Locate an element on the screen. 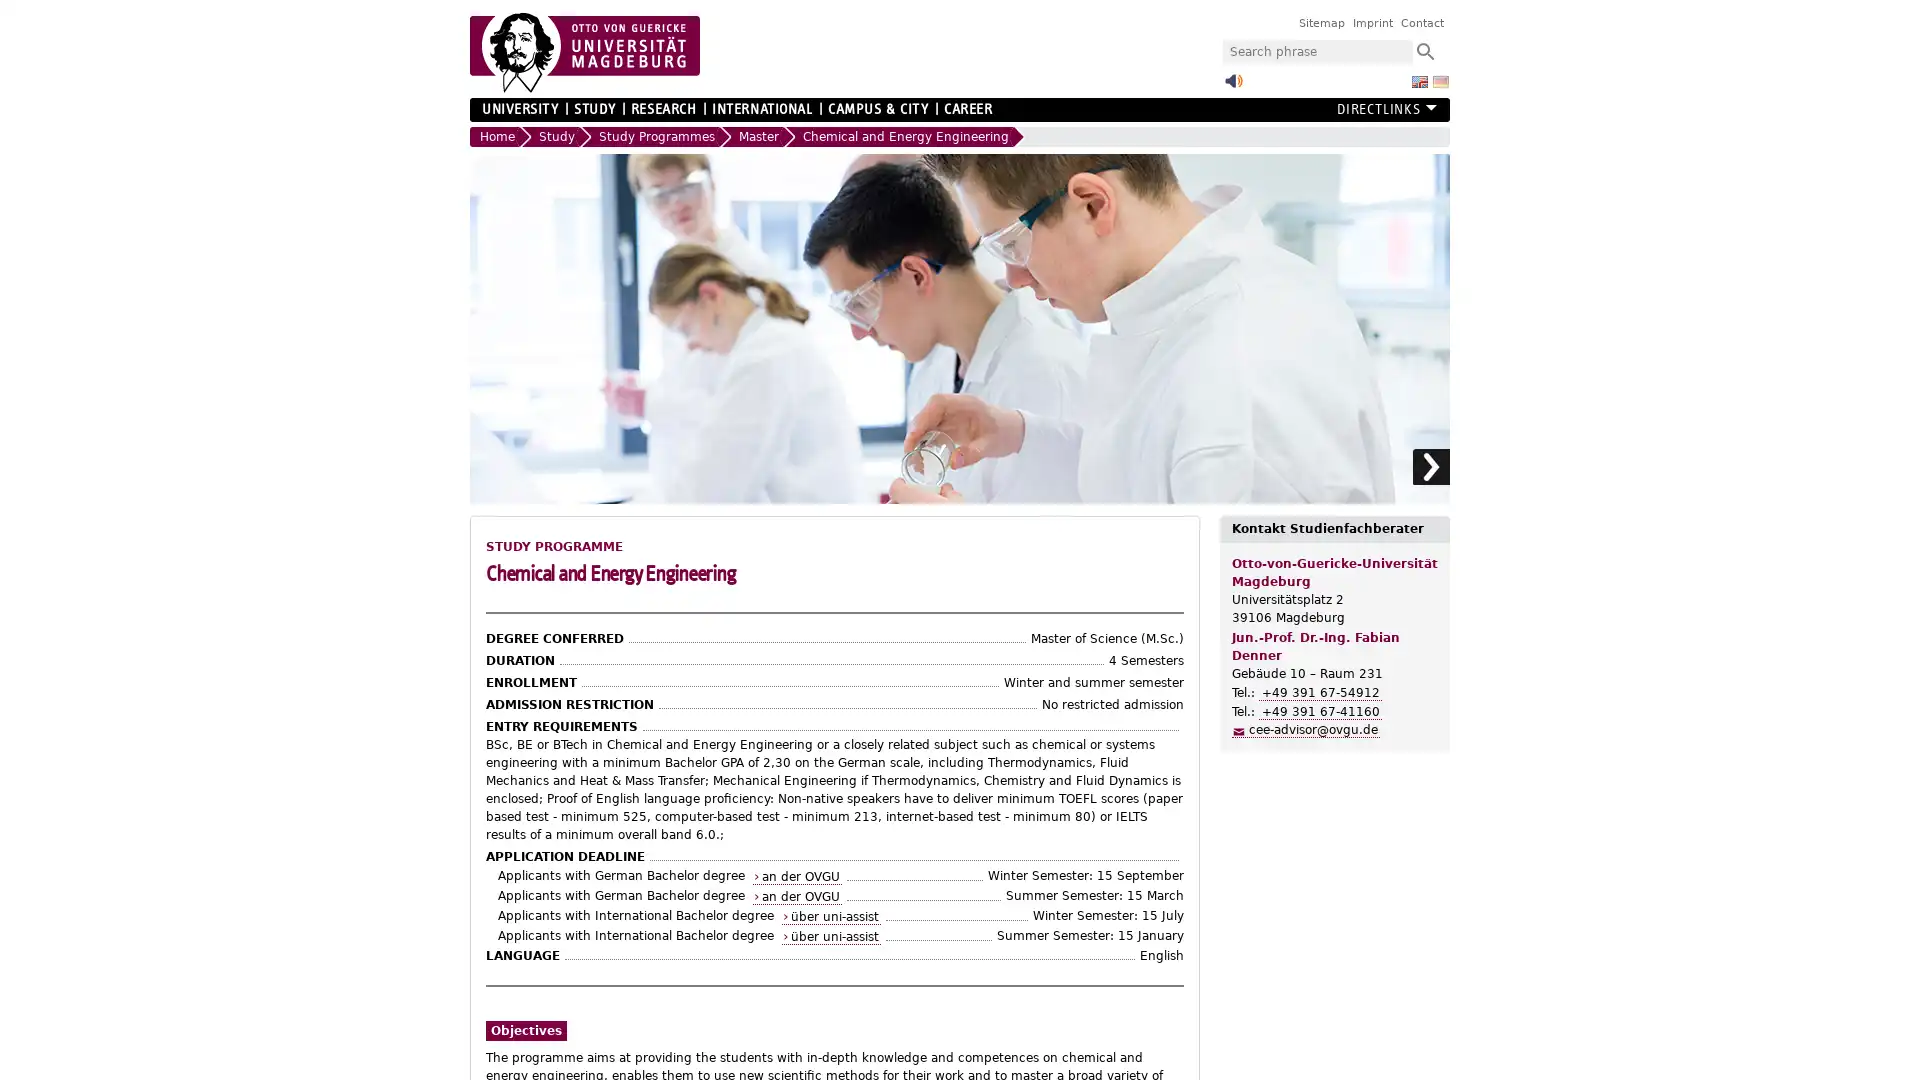 This screenshot has height=1080, width=1920. Absenden is located at coordinates (1424, 50).